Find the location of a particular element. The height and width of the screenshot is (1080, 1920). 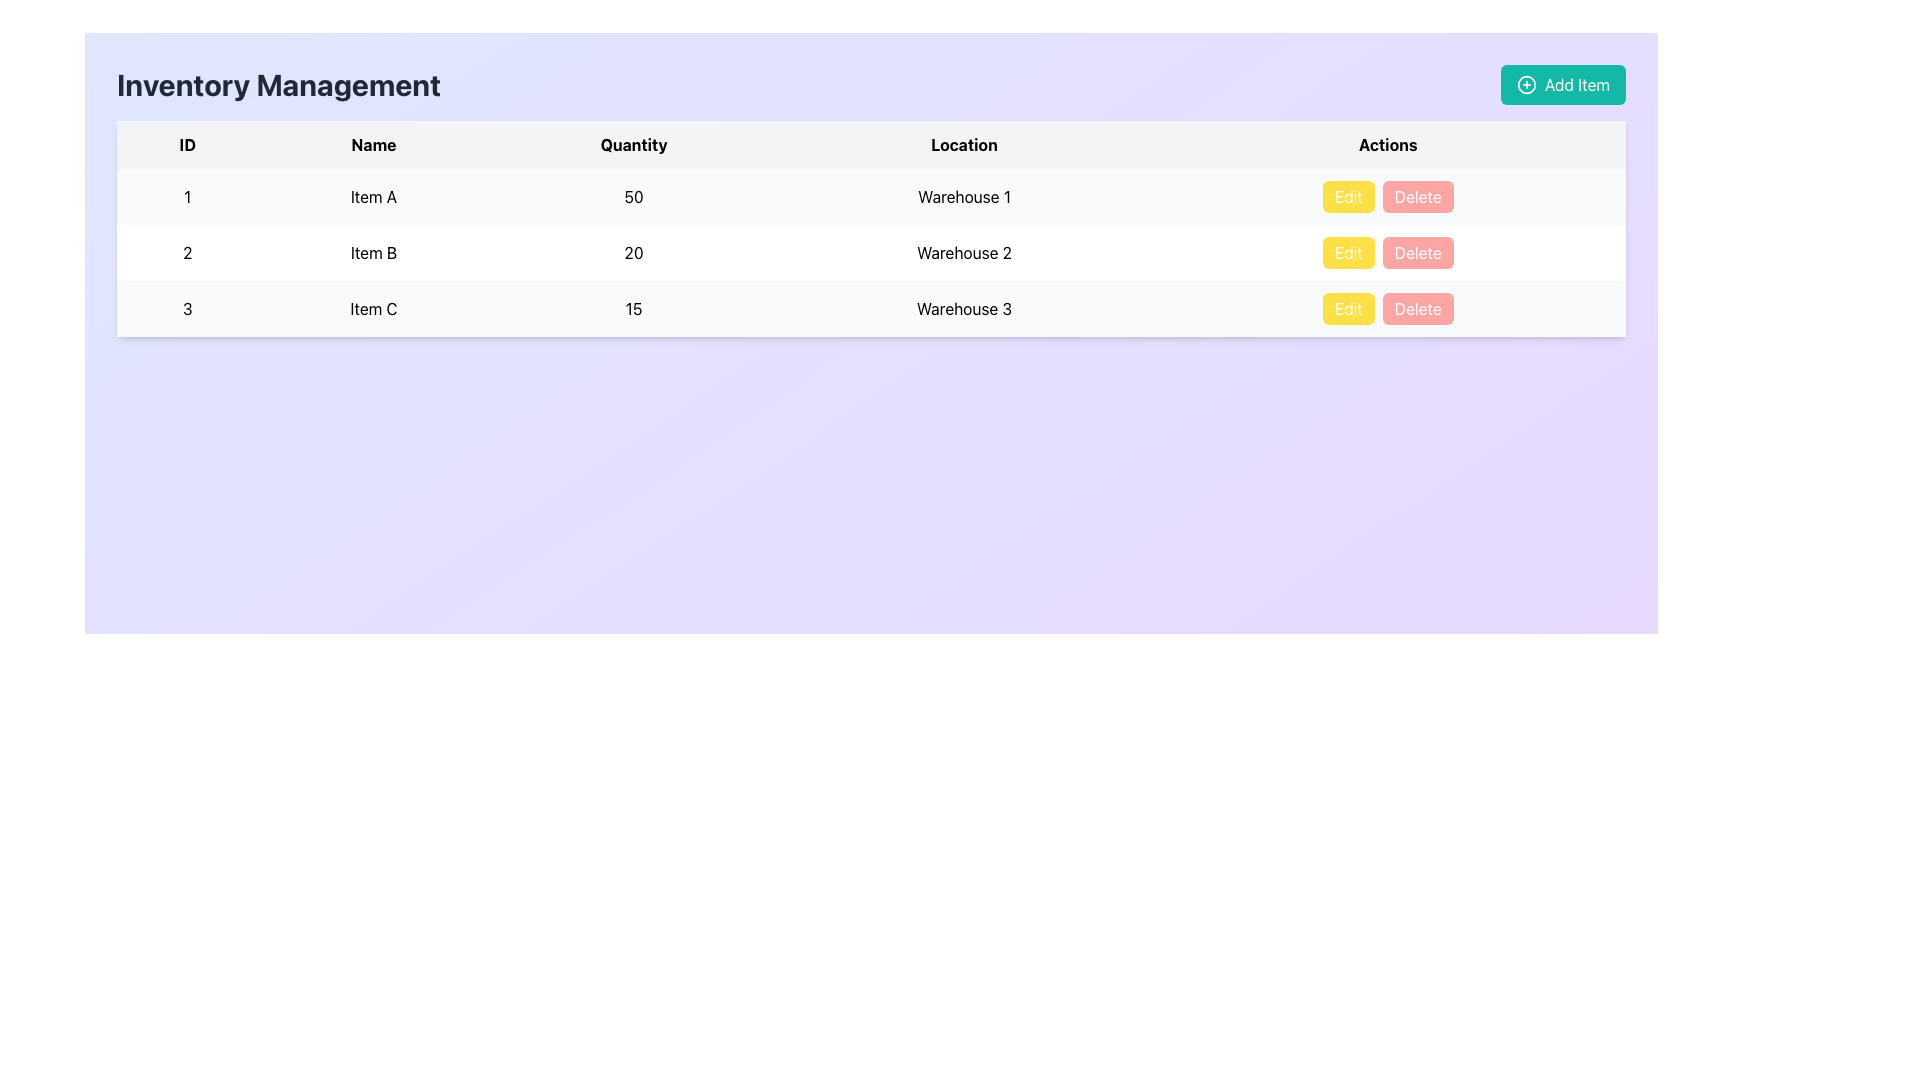

the 'Location' text label in the fourth column of the third row of the inventory table is located at coordinates (964, 308).